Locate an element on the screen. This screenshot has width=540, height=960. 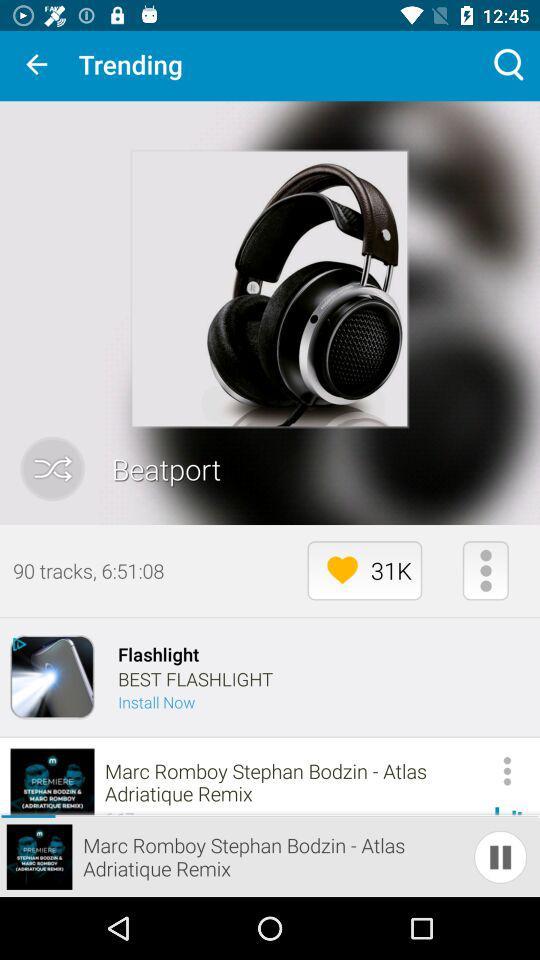
the pause icon is located at coordinates (499, 856).